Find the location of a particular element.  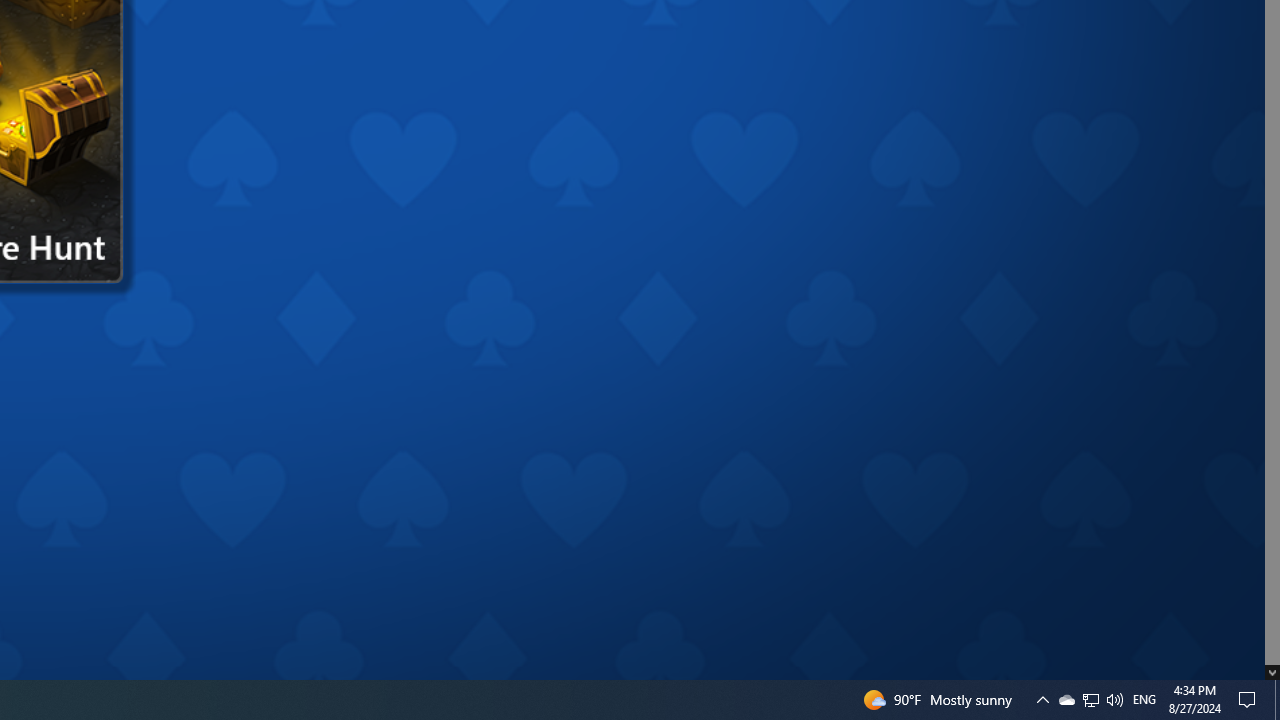

'AutomationID: down_arrow_0' is located at coordinates (1271, 672).